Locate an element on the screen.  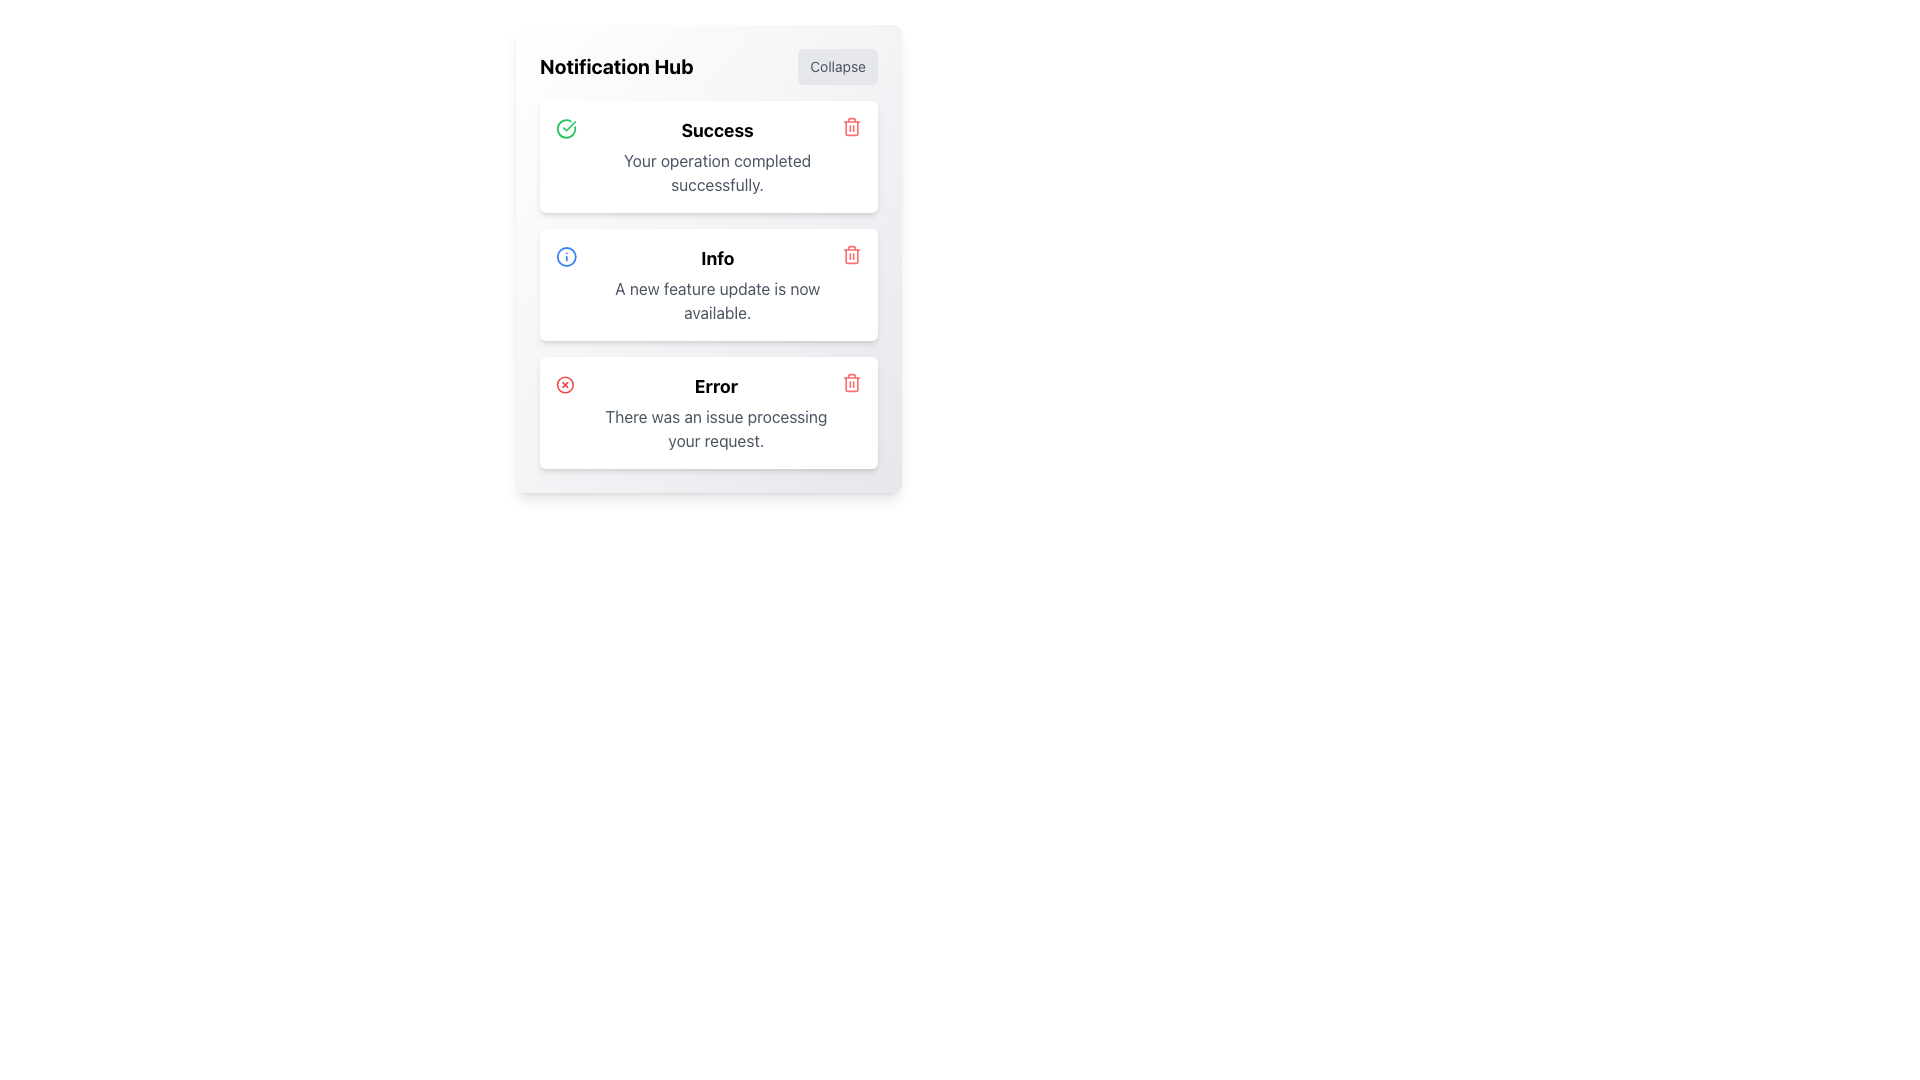
the red trash can icon located at the far right of the 'Error' notification box is located at coordinates (851, 382).